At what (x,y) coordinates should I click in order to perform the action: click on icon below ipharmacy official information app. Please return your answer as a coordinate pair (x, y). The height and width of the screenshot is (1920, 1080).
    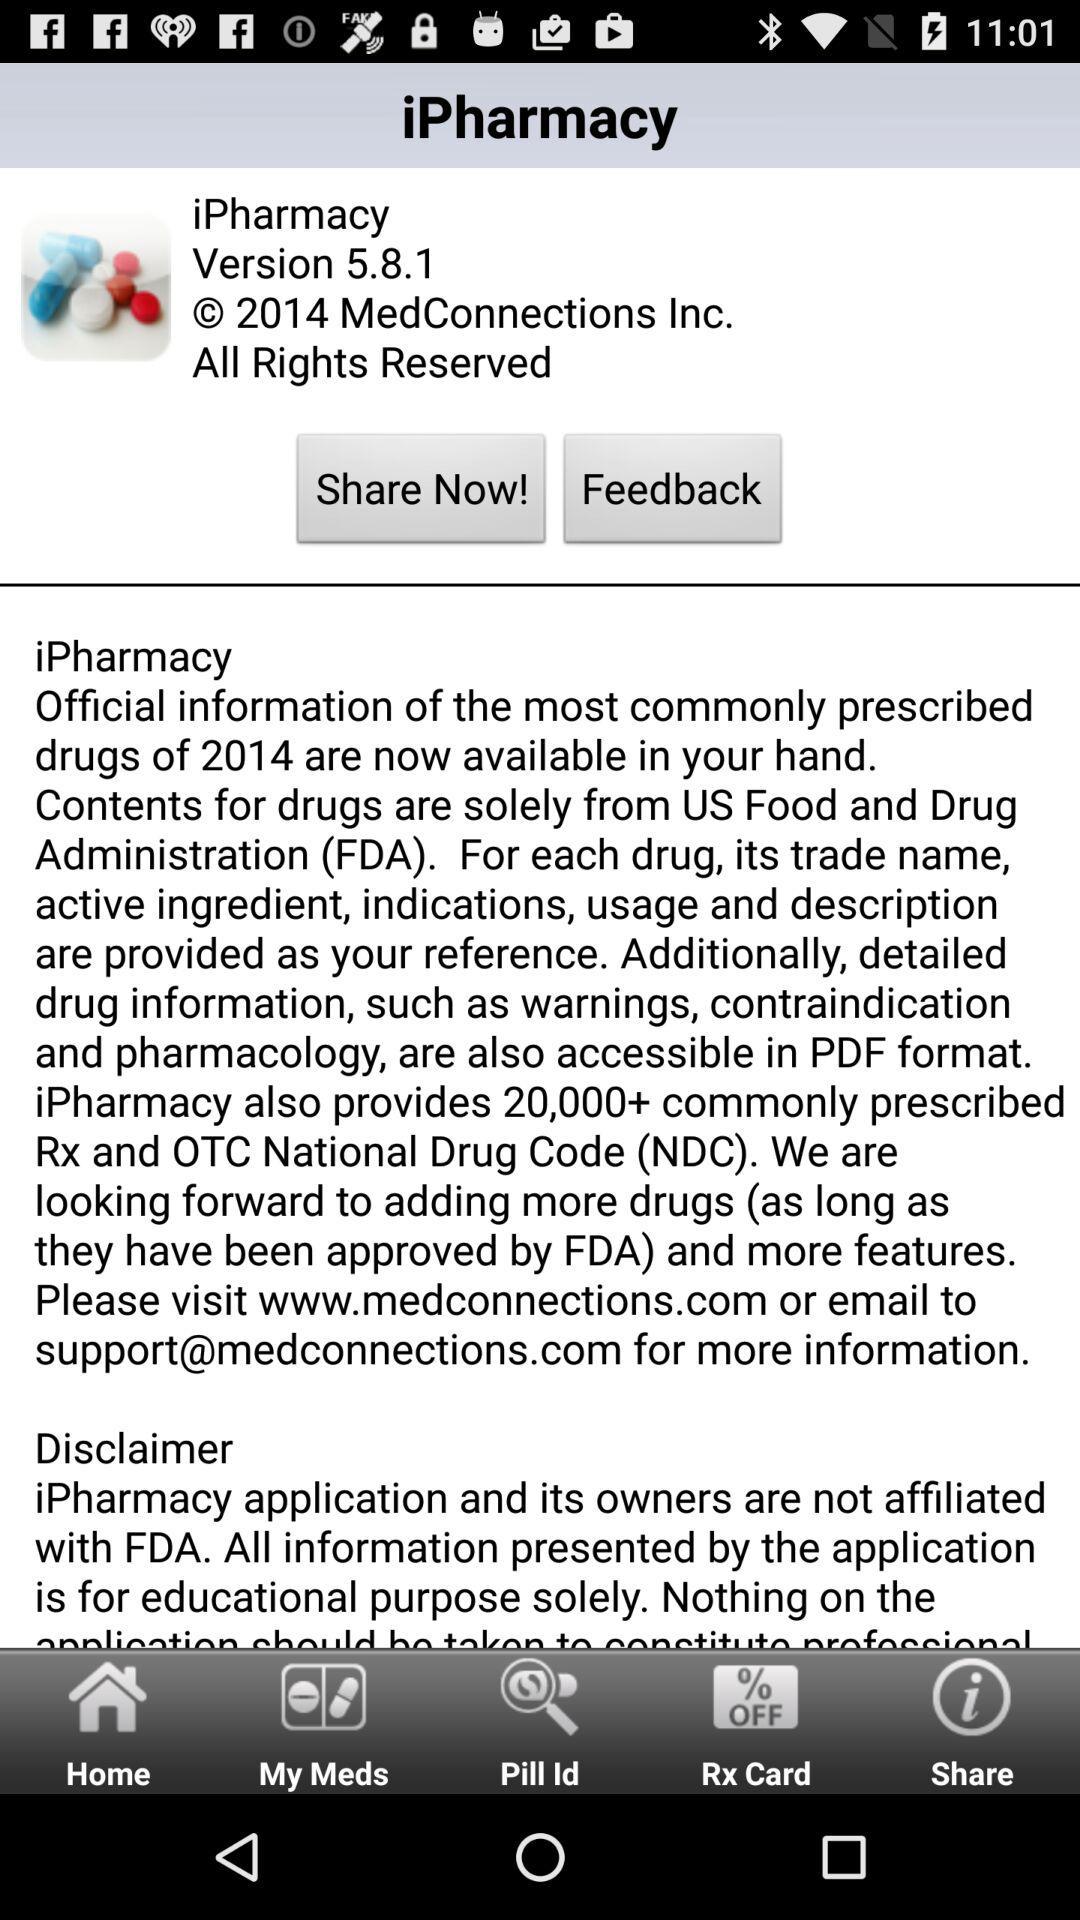
    Looking at the image, I should click on (756, 1719).